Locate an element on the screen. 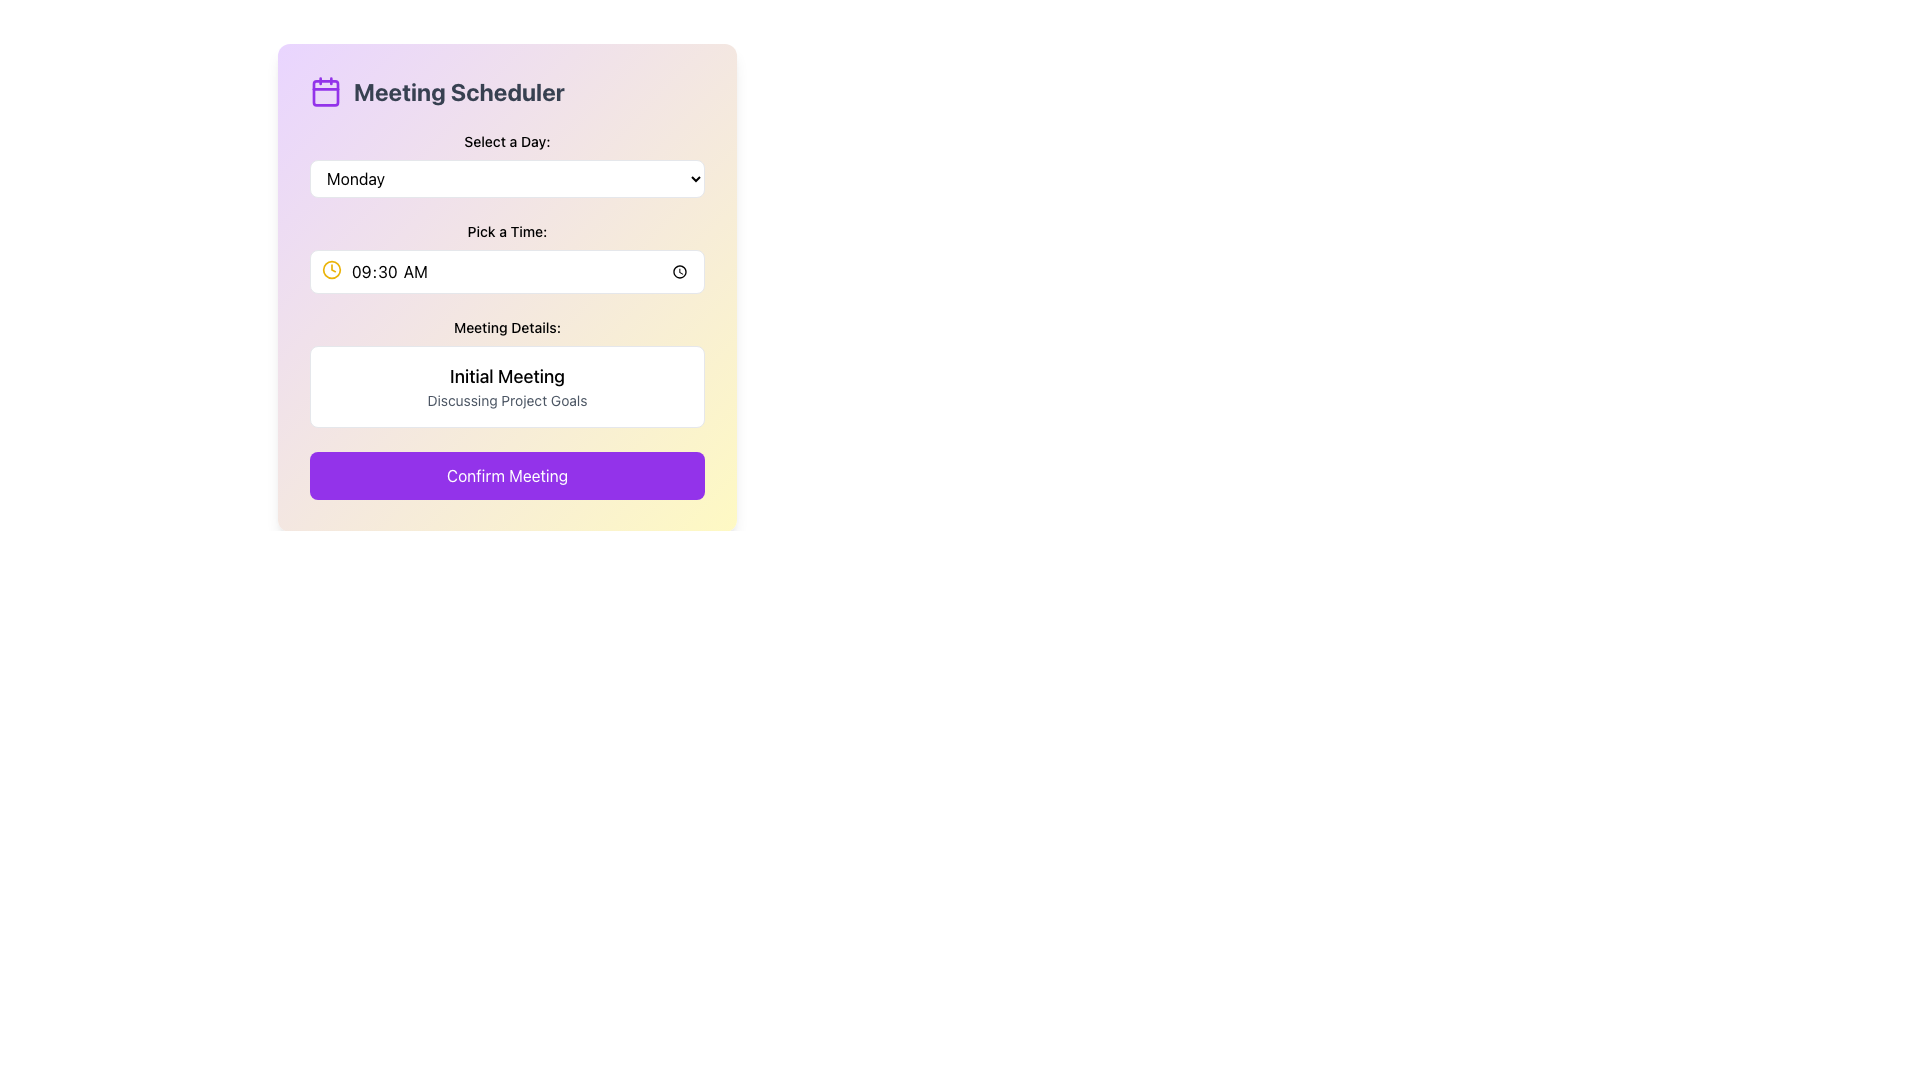 The image size is (1920, 1080). the Information Display that shows the current meeting details, located below the 'Pick a Time' section and between the time picker and the 'Confirm Meeting' button is located at coordinates (507, 373).